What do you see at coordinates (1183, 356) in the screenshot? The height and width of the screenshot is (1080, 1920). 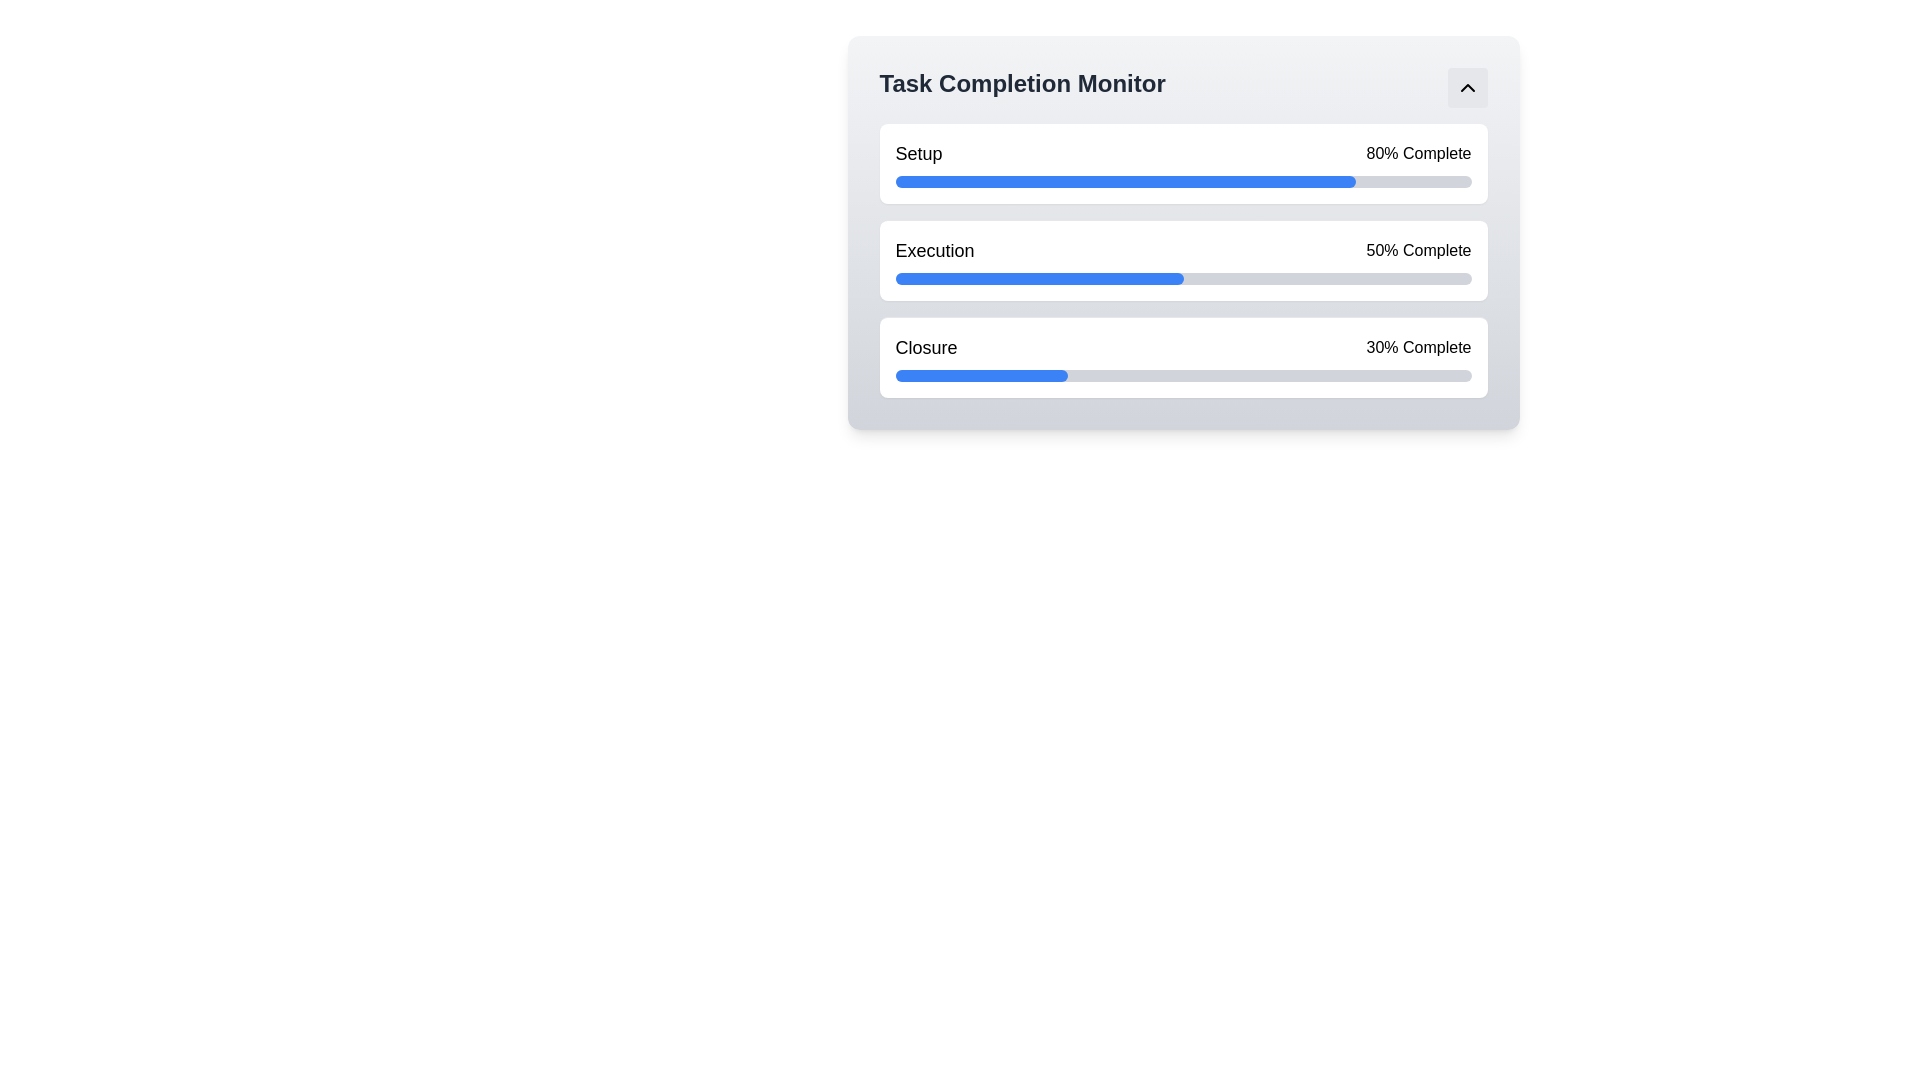 I see `the Progress indicator titled 'Closure', which displays '30% Complete' and has a blue progress bar beneath it` at bounding box center [1183, 356].